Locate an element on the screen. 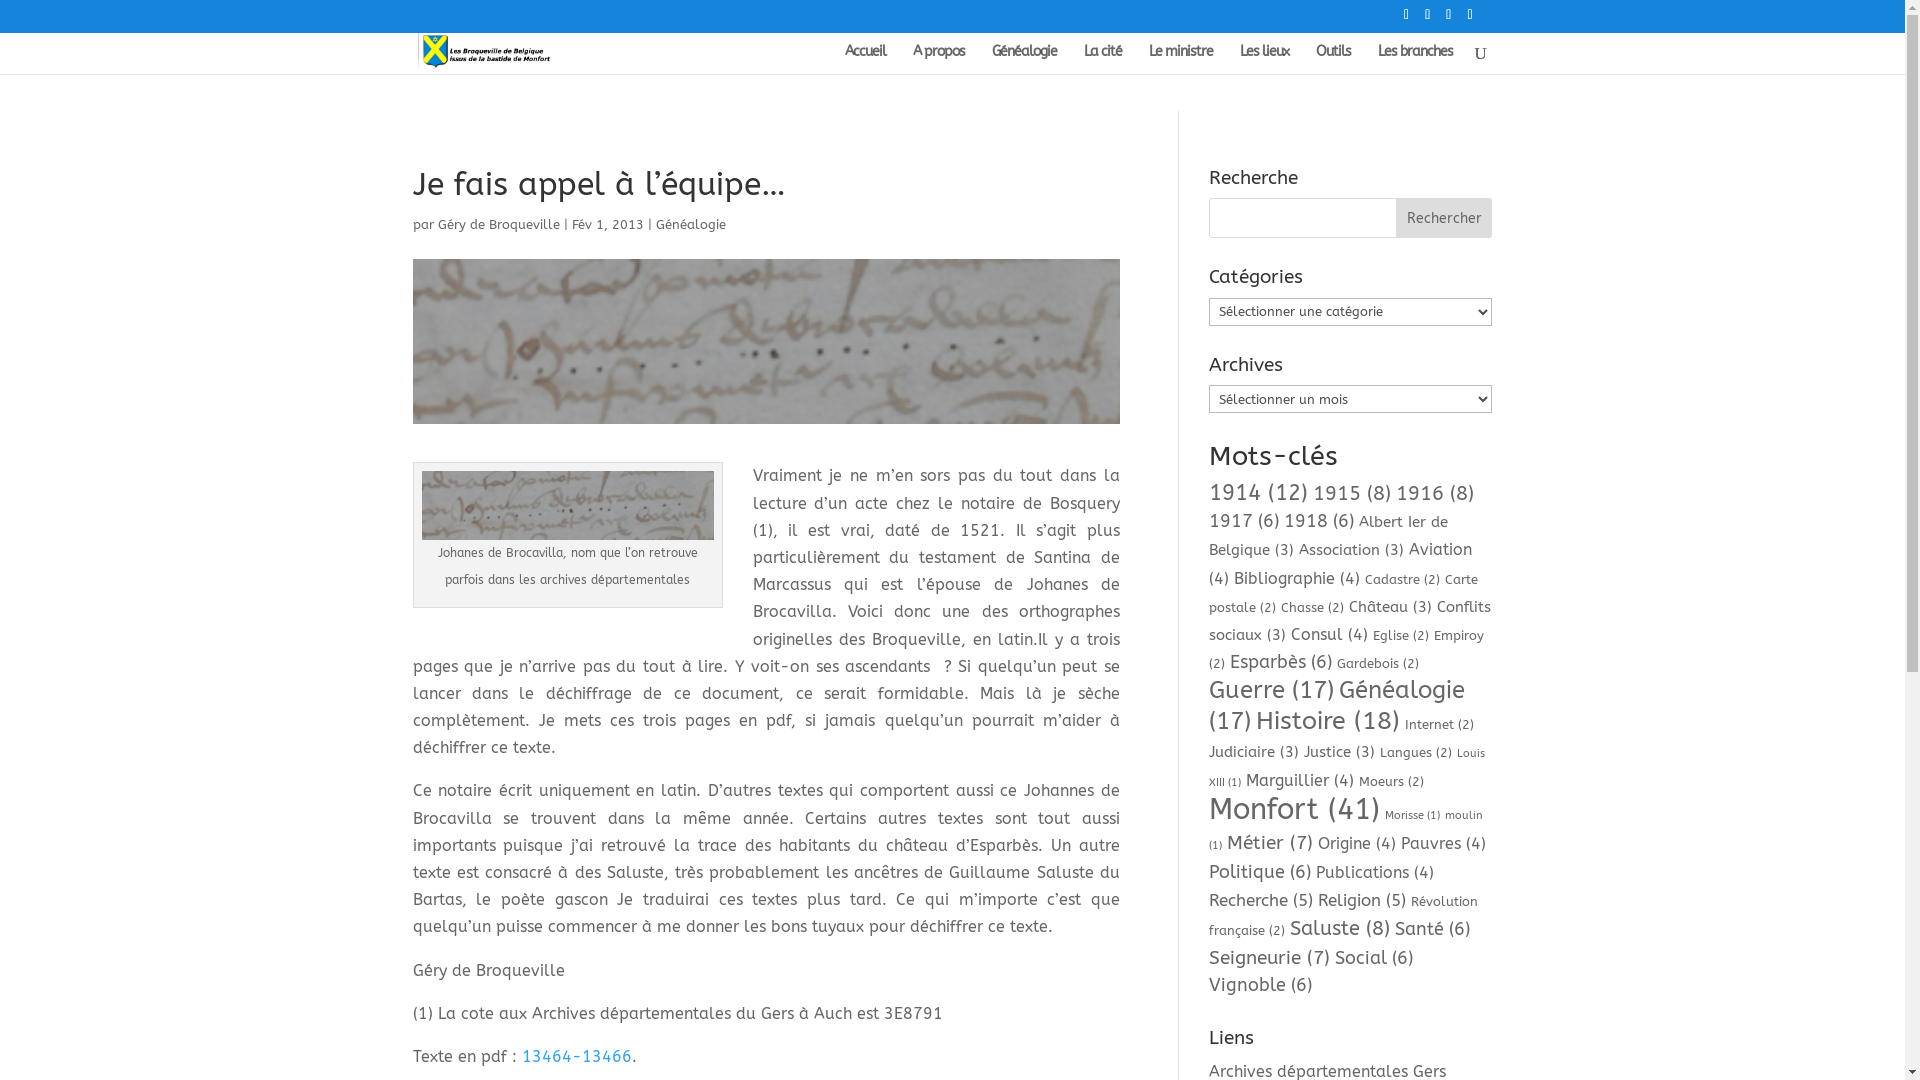 This screenshot has height=1080, width=1920. '1914 (12)' is located at coordinates (1257, 493).